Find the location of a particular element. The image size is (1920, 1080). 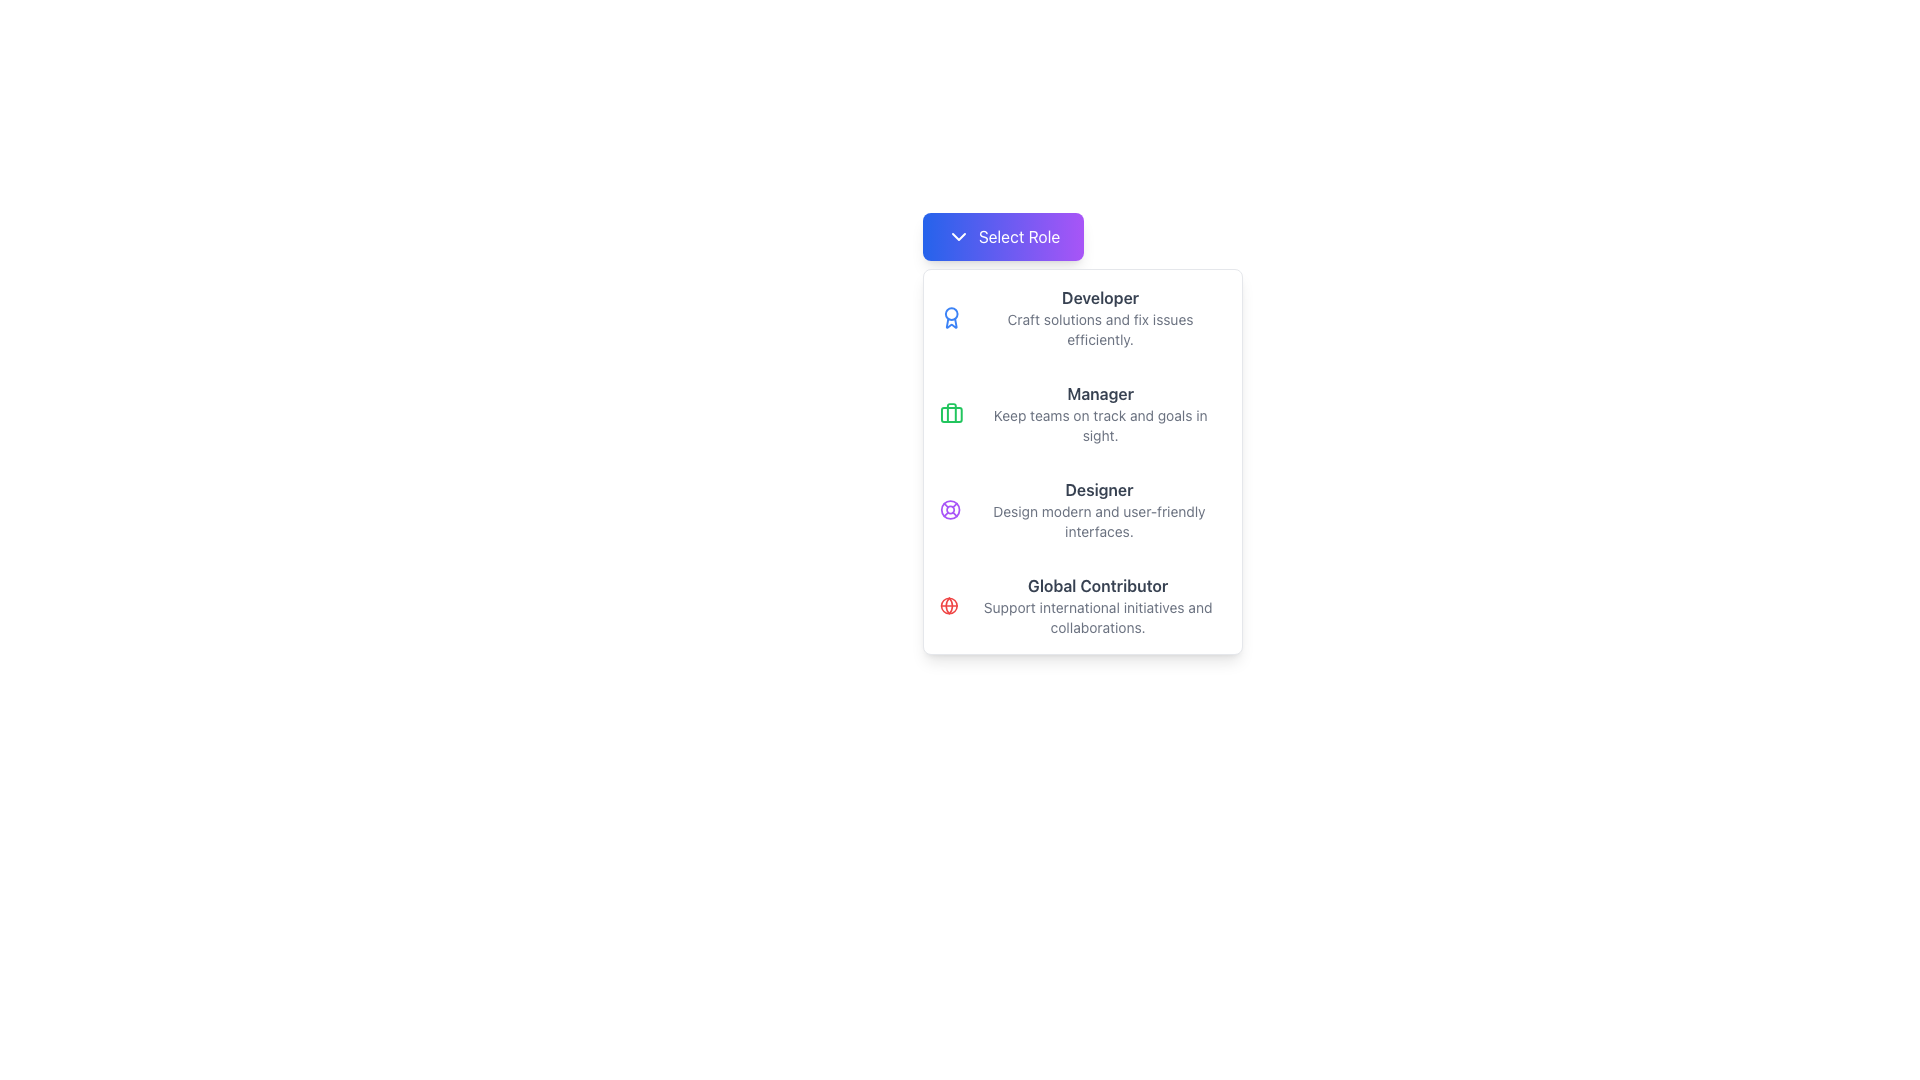

the 'Developer' role option in the dropdown menu labeled 'Select Role', which is the first item in the list is located at coordinates (1081, 316).